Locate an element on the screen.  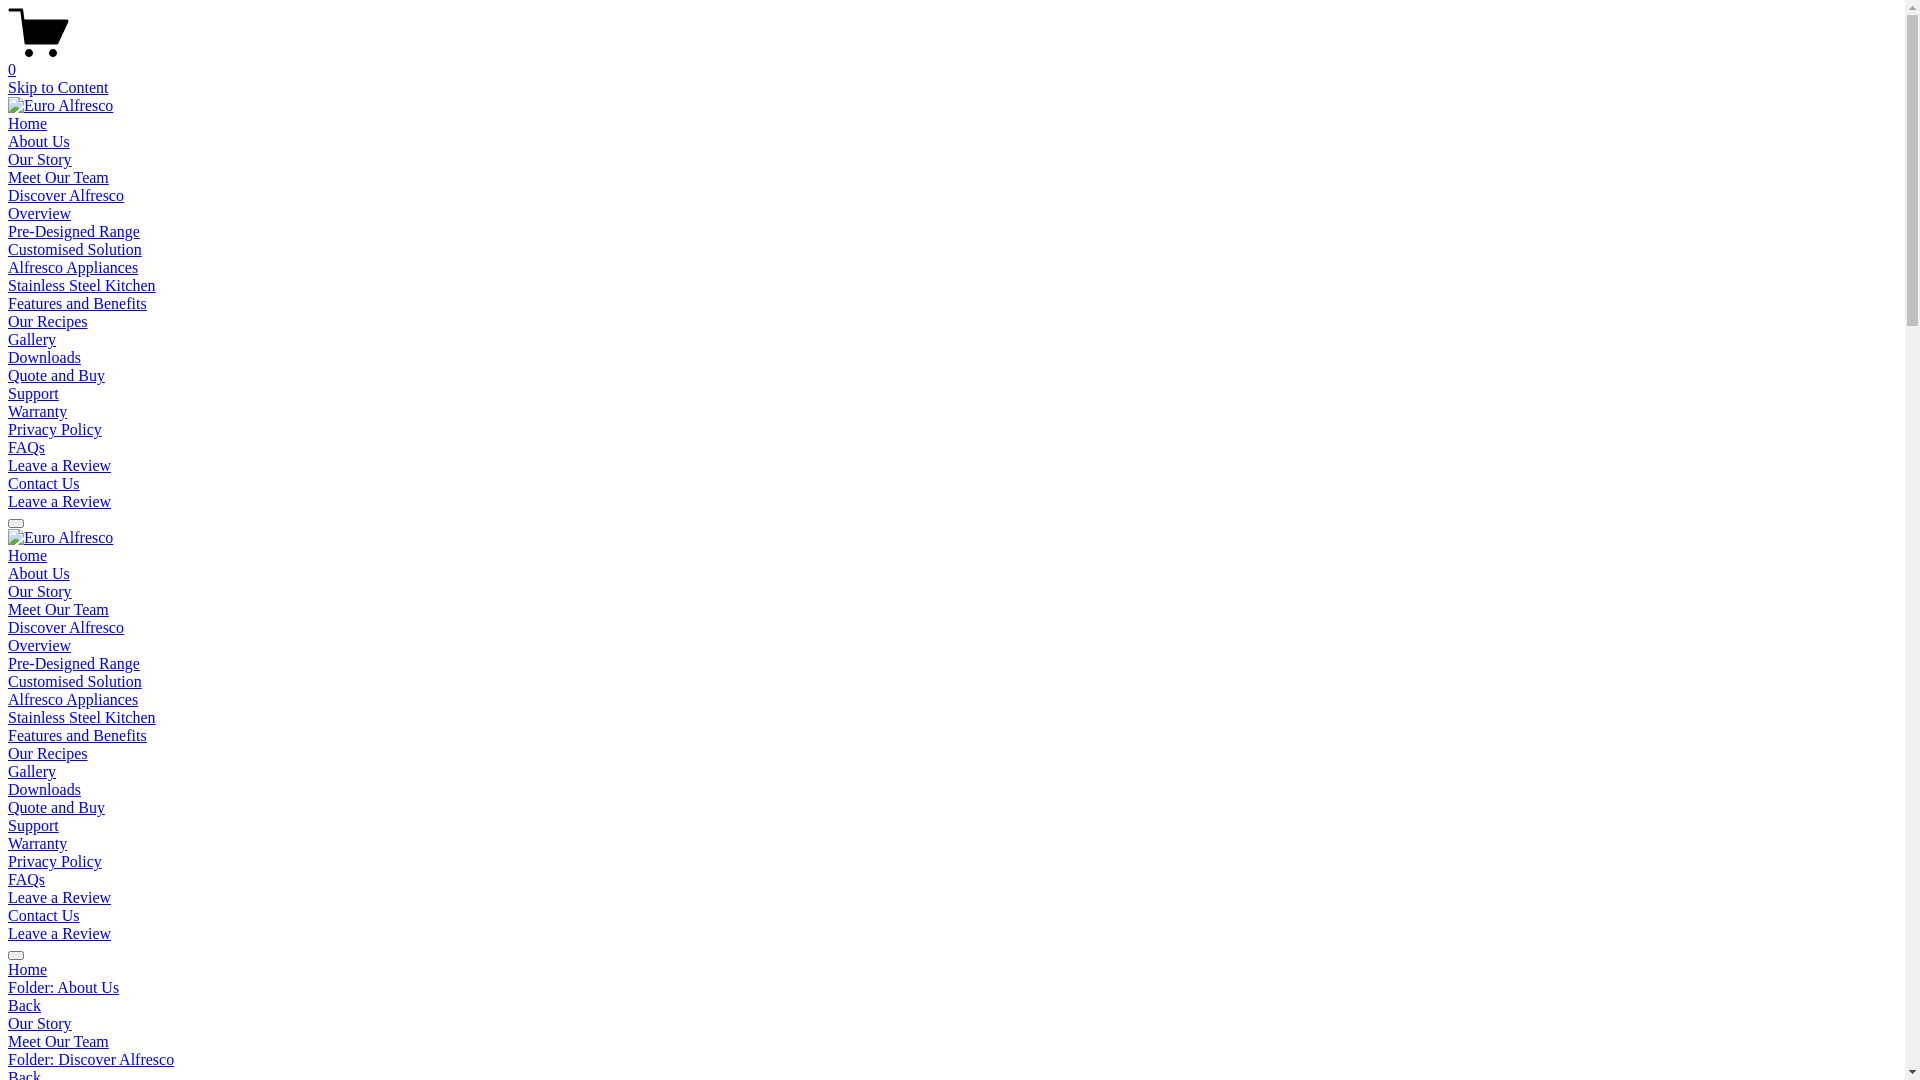
'Support' is located at coordinates (33, 825).